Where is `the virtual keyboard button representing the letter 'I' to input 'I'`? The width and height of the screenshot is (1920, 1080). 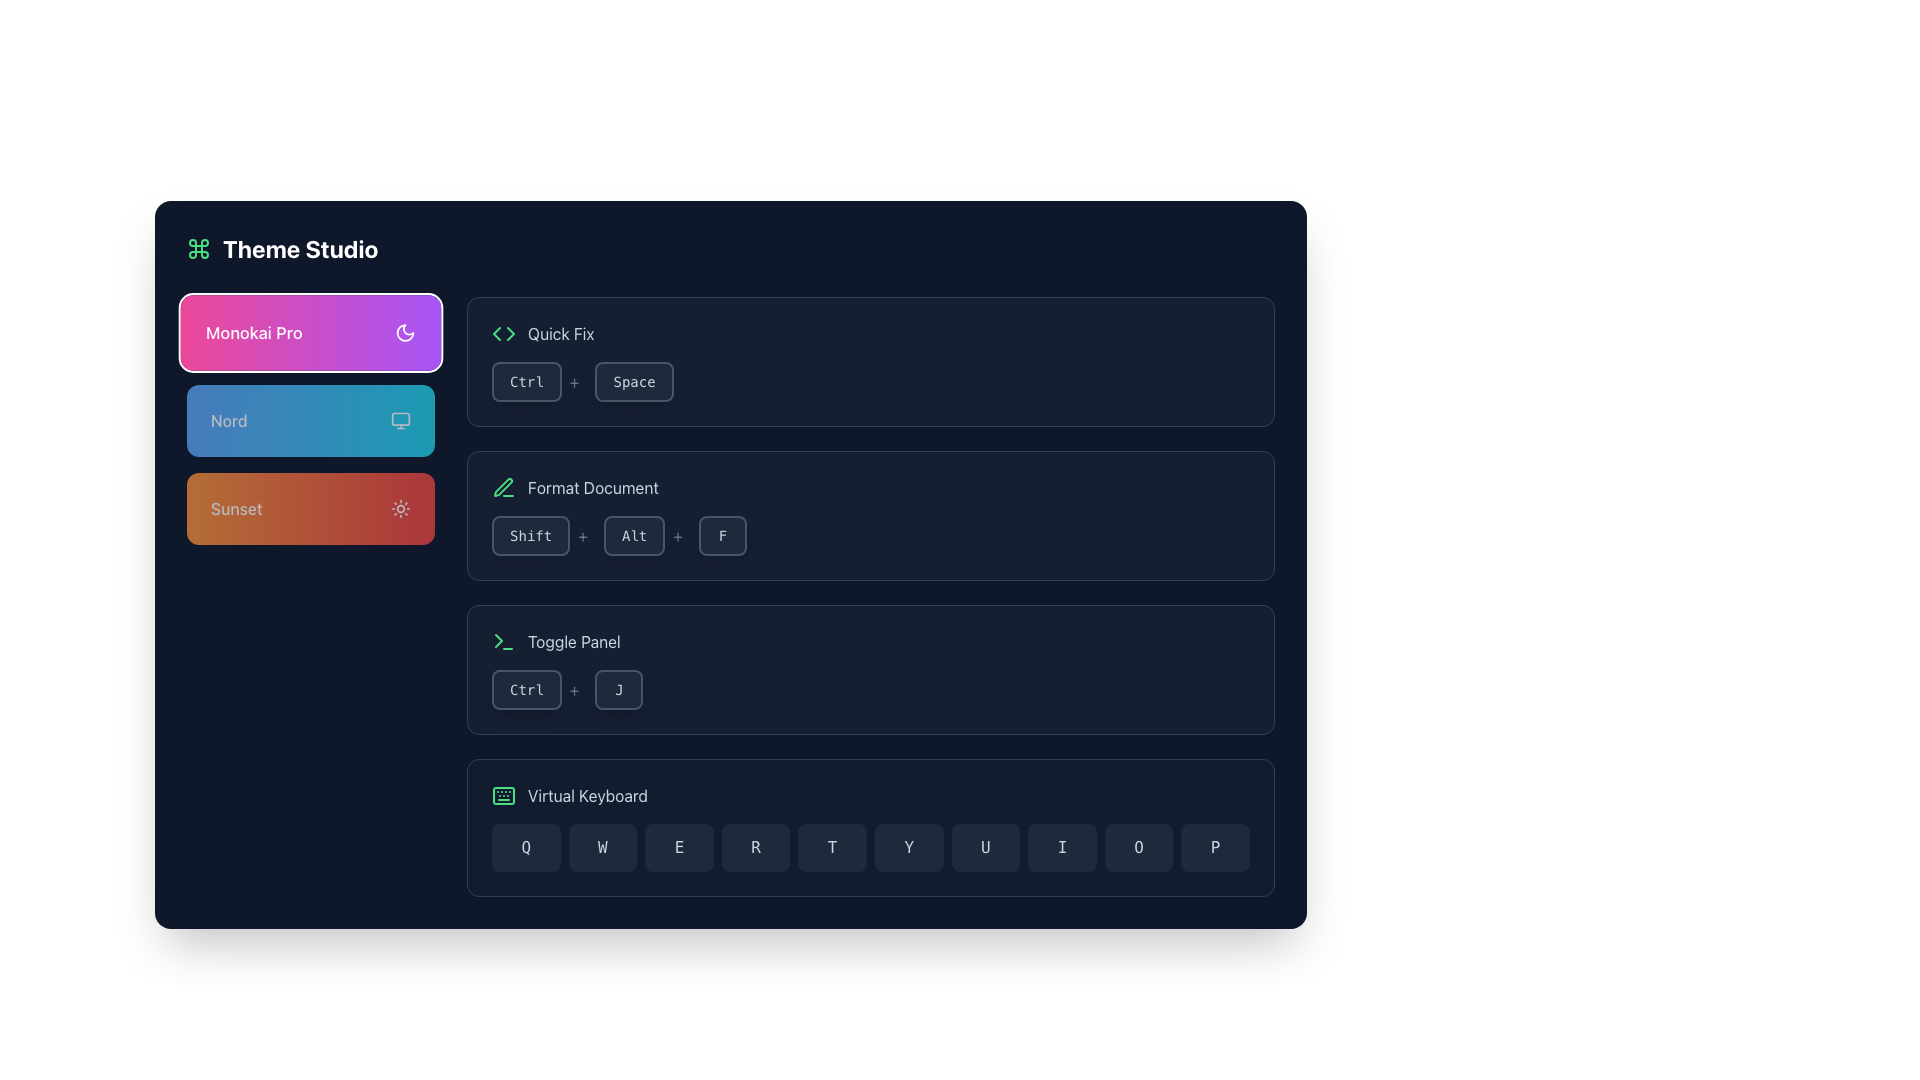
the virtual keyboard button representing the letter 'I' to input 'I' is located at coordinates (1061, 848).